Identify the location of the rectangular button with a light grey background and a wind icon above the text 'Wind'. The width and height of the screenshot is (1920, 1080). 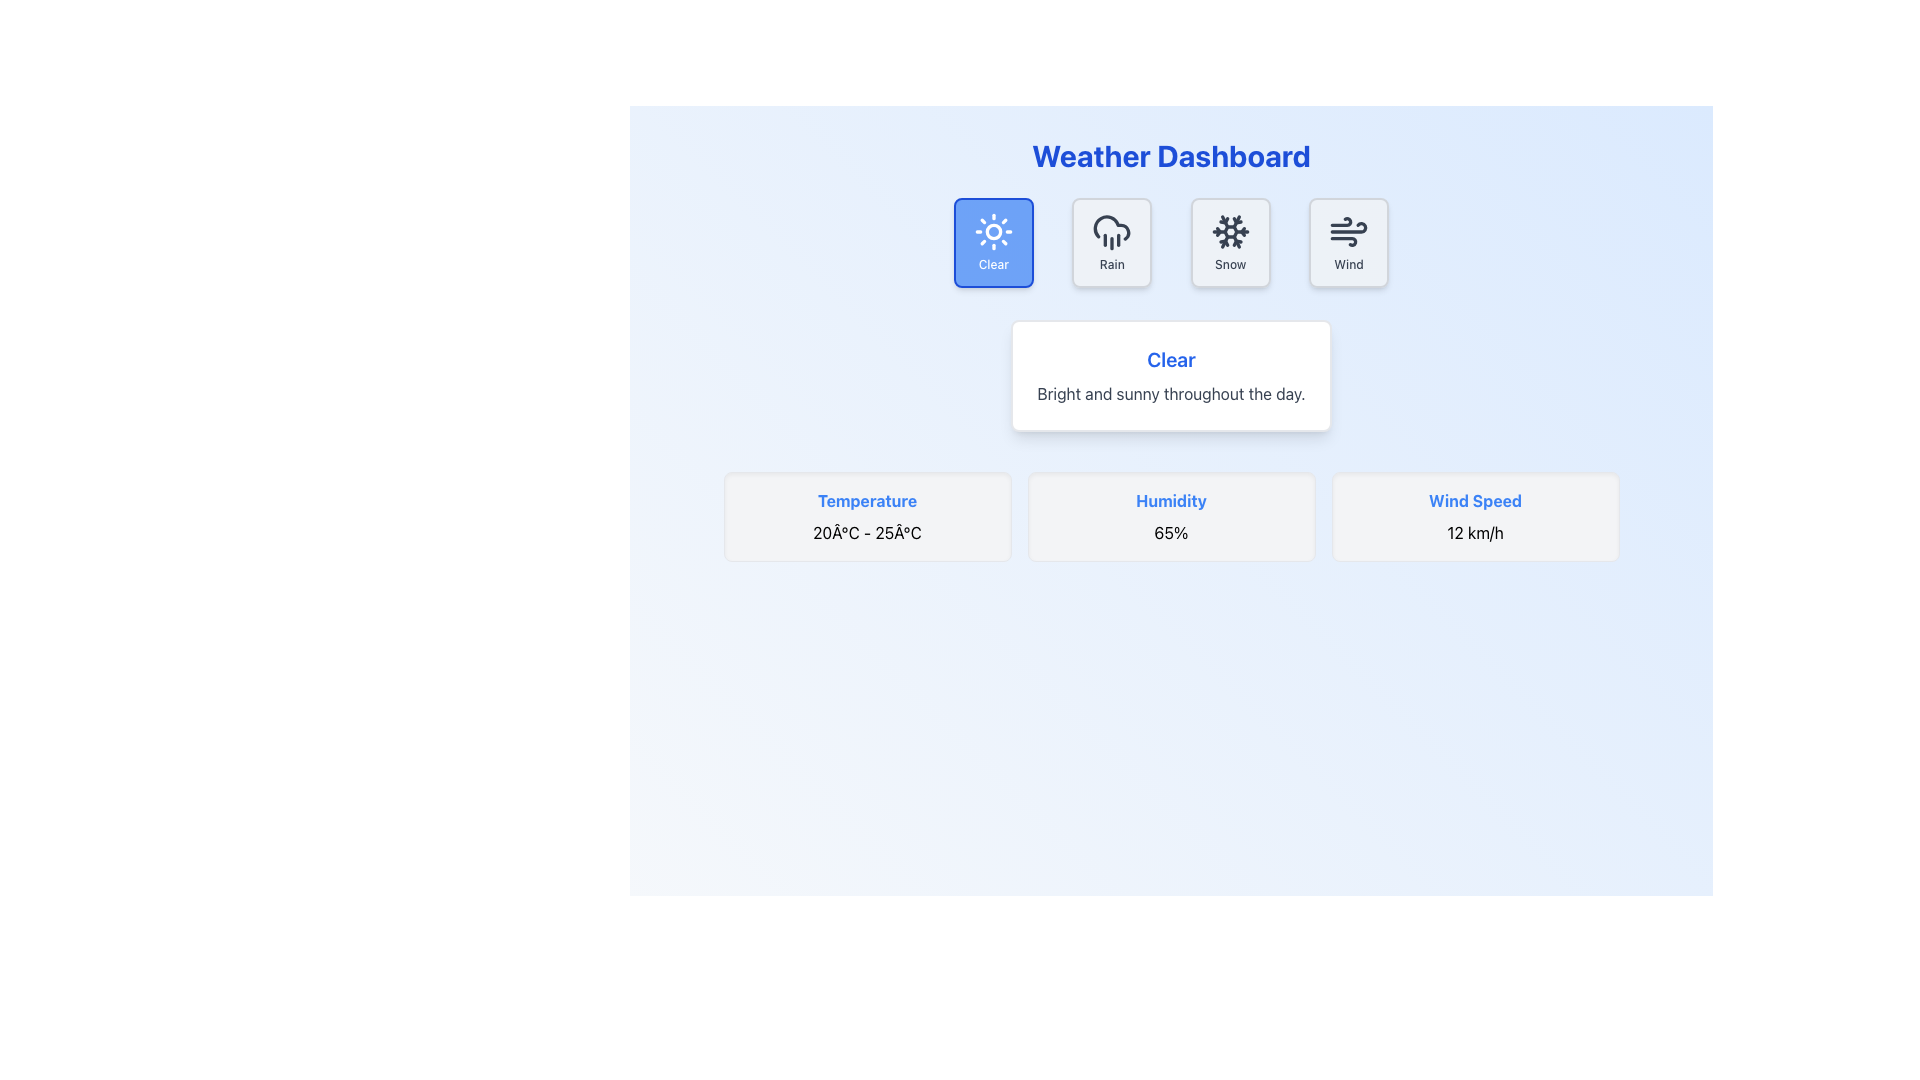
(1348, 242).